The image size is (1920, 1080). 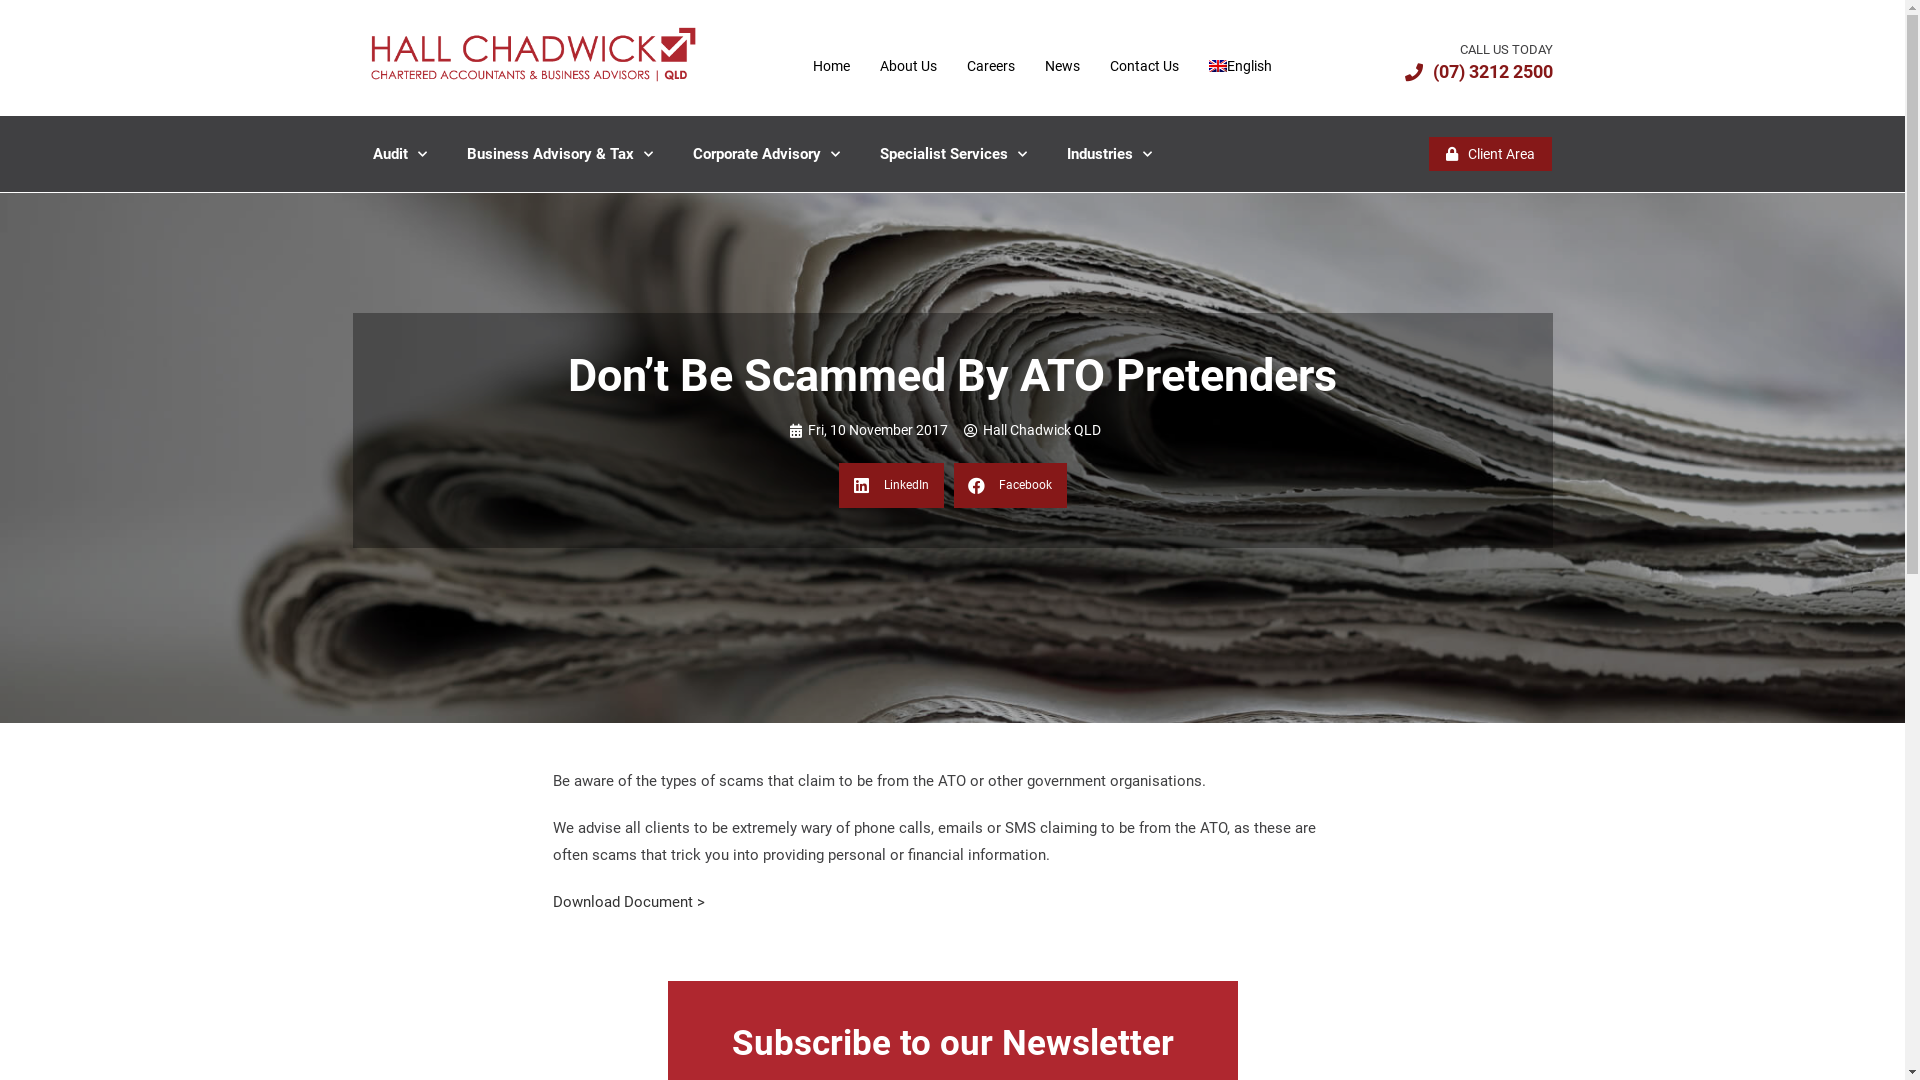 What do you see at coordinates (1107, 153) in the screenshot?
I see `'Industries'` at bounding box center [1107, 153].